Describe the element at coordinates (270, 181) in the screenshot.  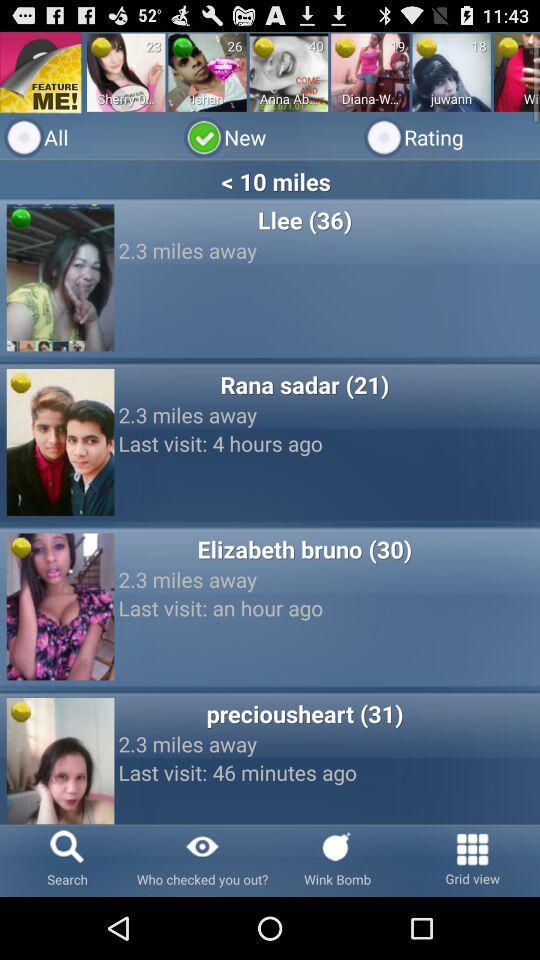
I see `item below all radio button` at that location.